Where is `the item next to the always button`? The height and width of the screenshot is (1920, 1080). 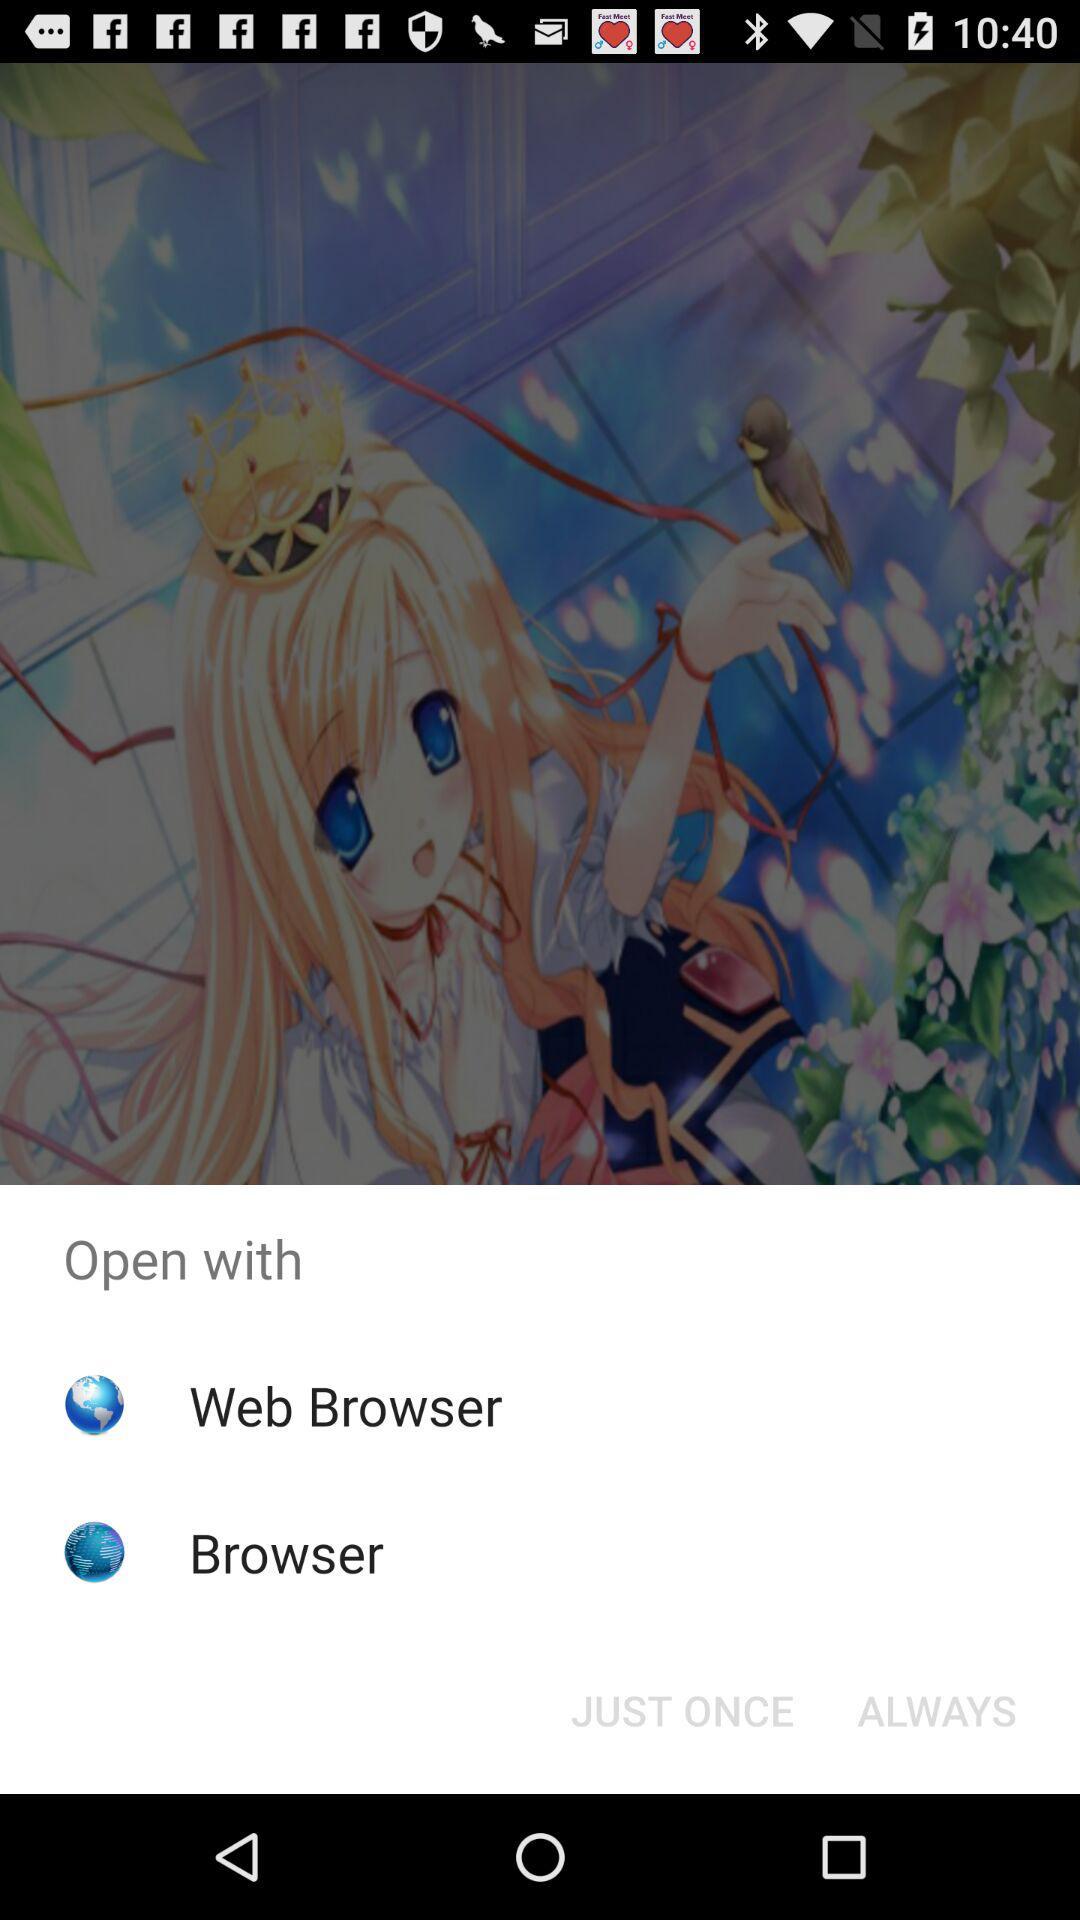 the item next to the always button is located at coordinates (681, 1708).